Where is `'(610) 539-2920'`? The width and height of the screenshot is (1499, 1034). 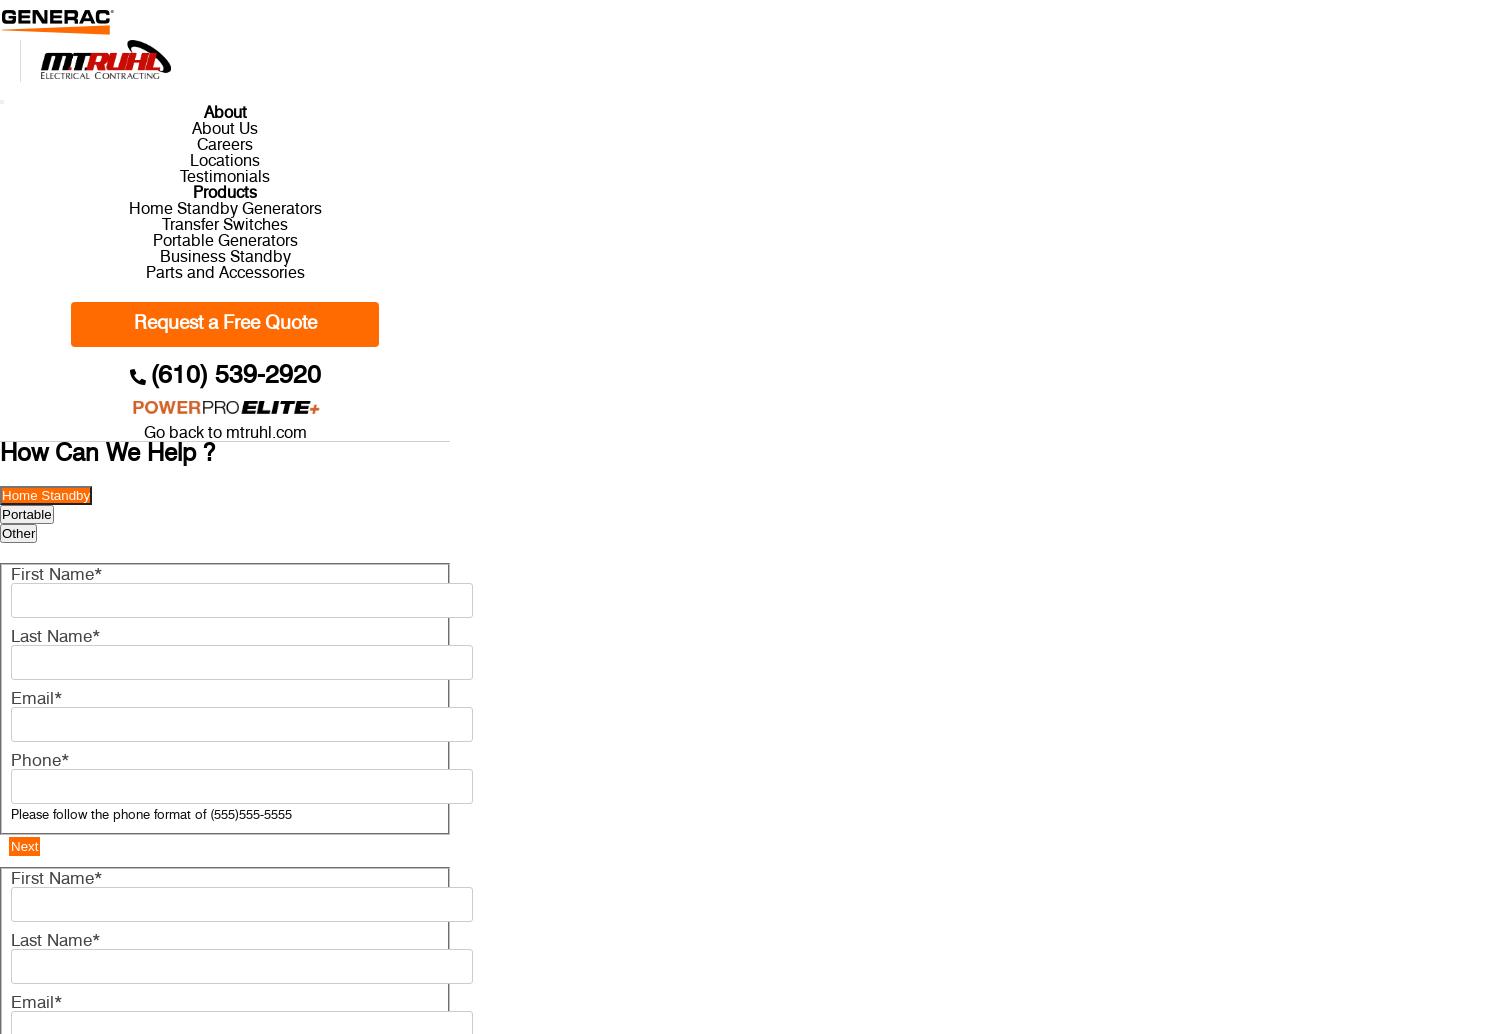
'(610) 539-2920' is located at coordinates (234, 373).